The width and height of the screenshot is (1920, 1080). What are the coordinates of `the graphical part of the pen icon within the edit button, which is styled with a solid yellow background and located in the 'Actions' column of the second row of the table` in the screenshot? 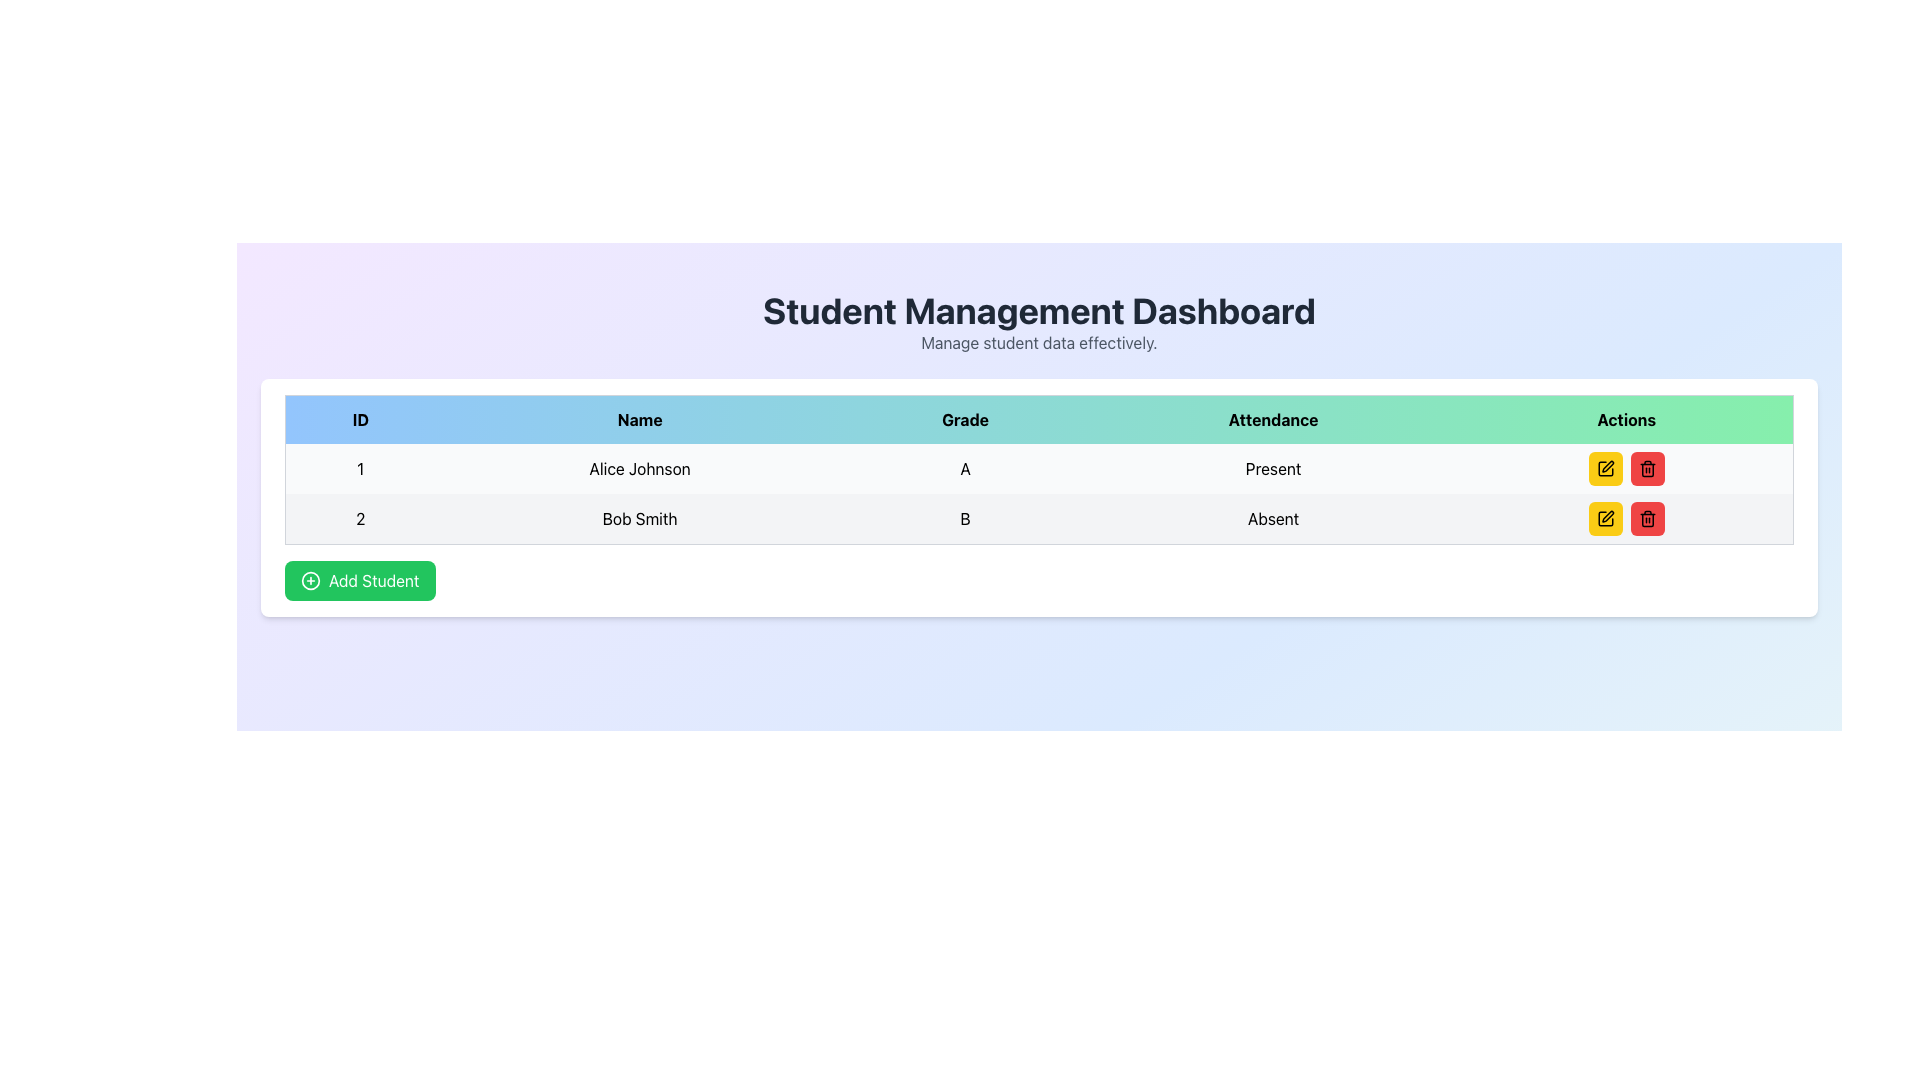 It's located at (1605, 469).